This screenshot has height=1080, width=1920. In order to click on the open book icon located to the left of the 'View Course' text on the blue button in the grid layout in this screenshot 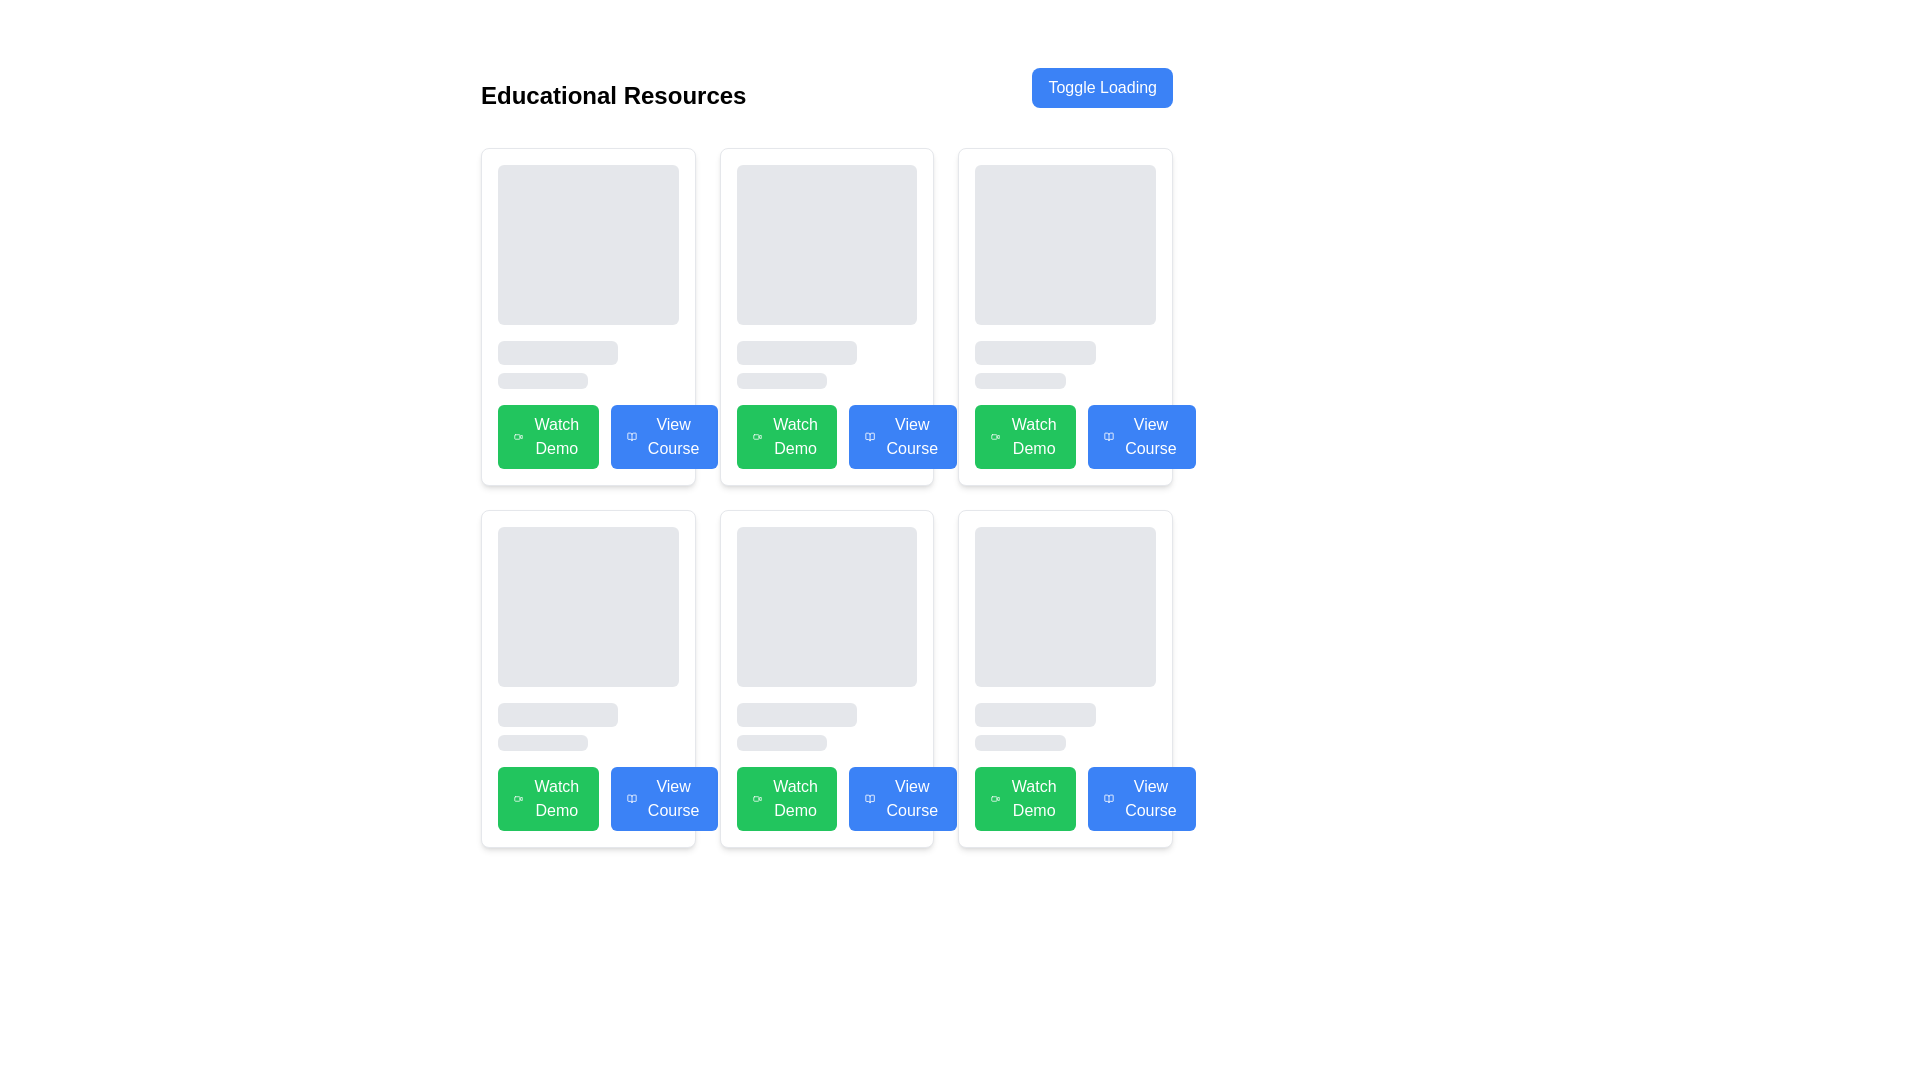, I will do `click(1108, 435)`.